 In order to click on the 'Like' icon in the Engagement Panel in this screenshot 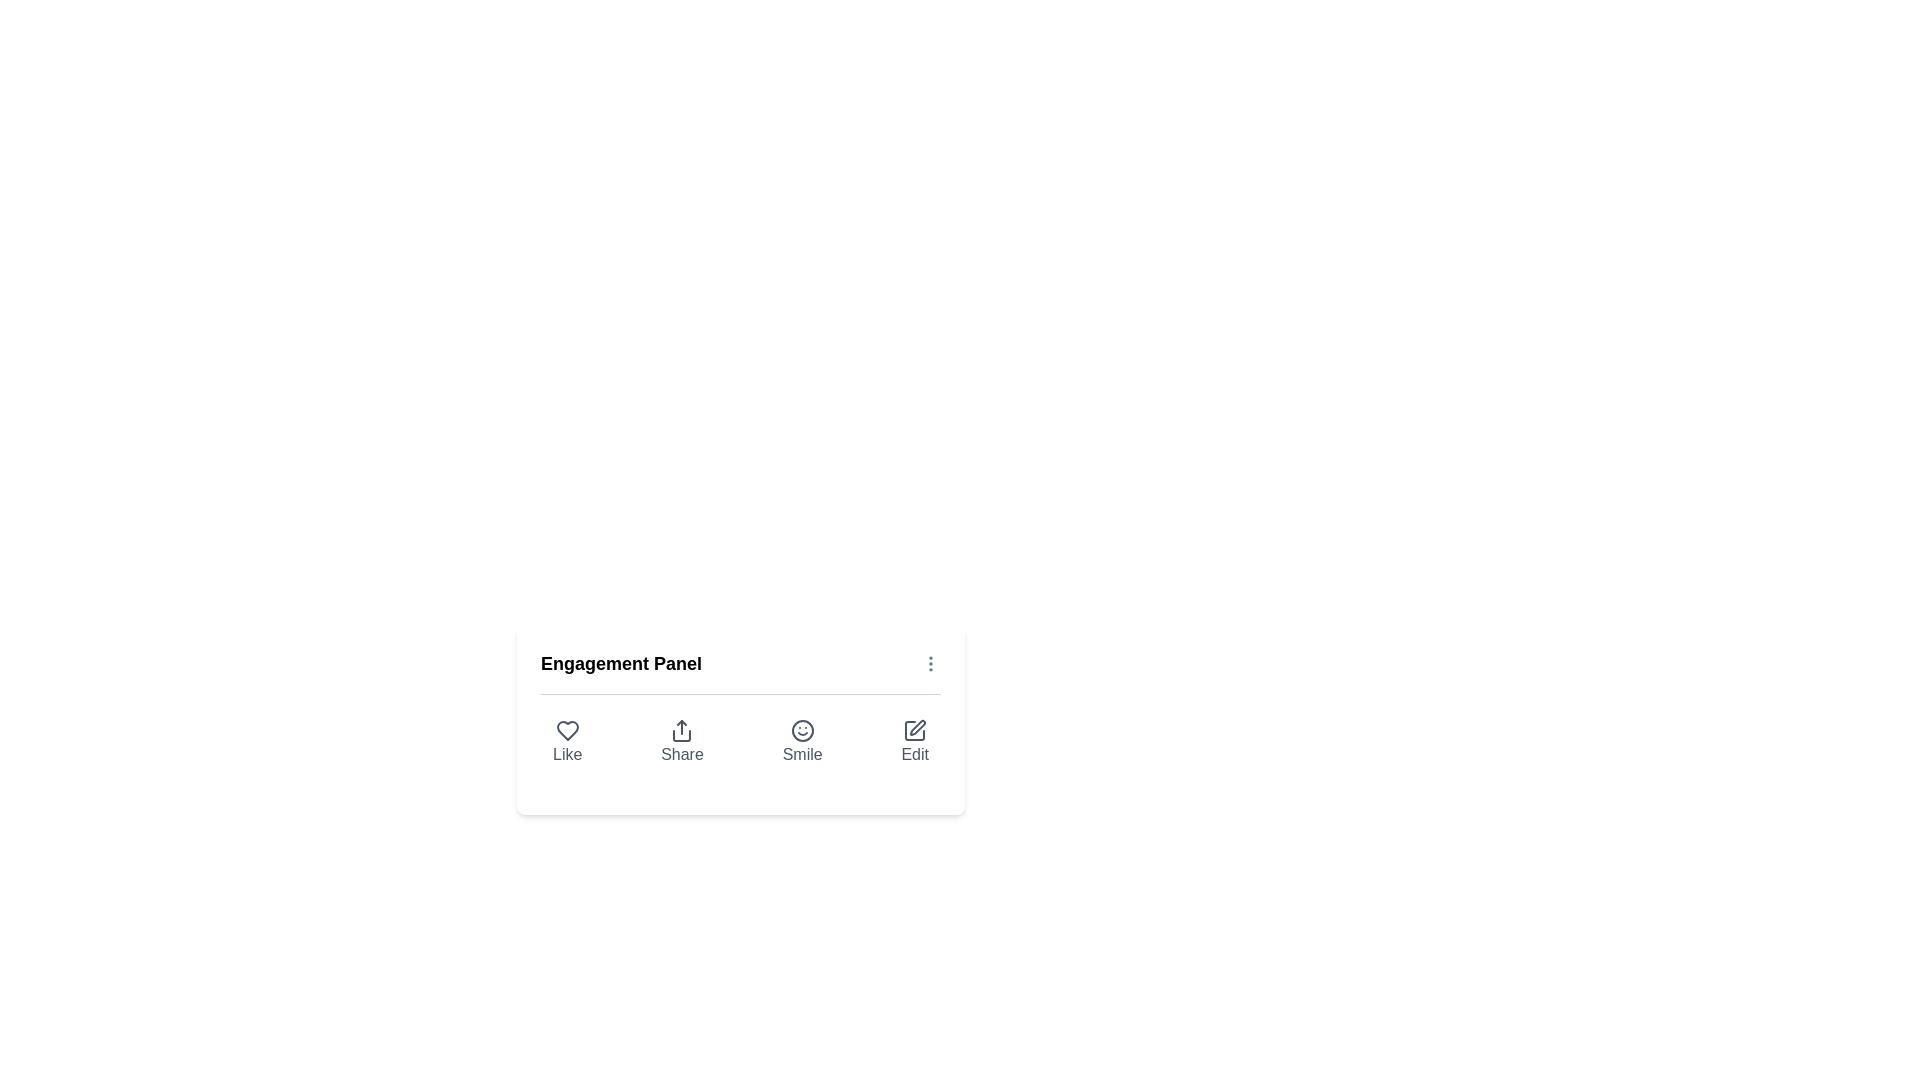, I will do `click(566, 731)`.